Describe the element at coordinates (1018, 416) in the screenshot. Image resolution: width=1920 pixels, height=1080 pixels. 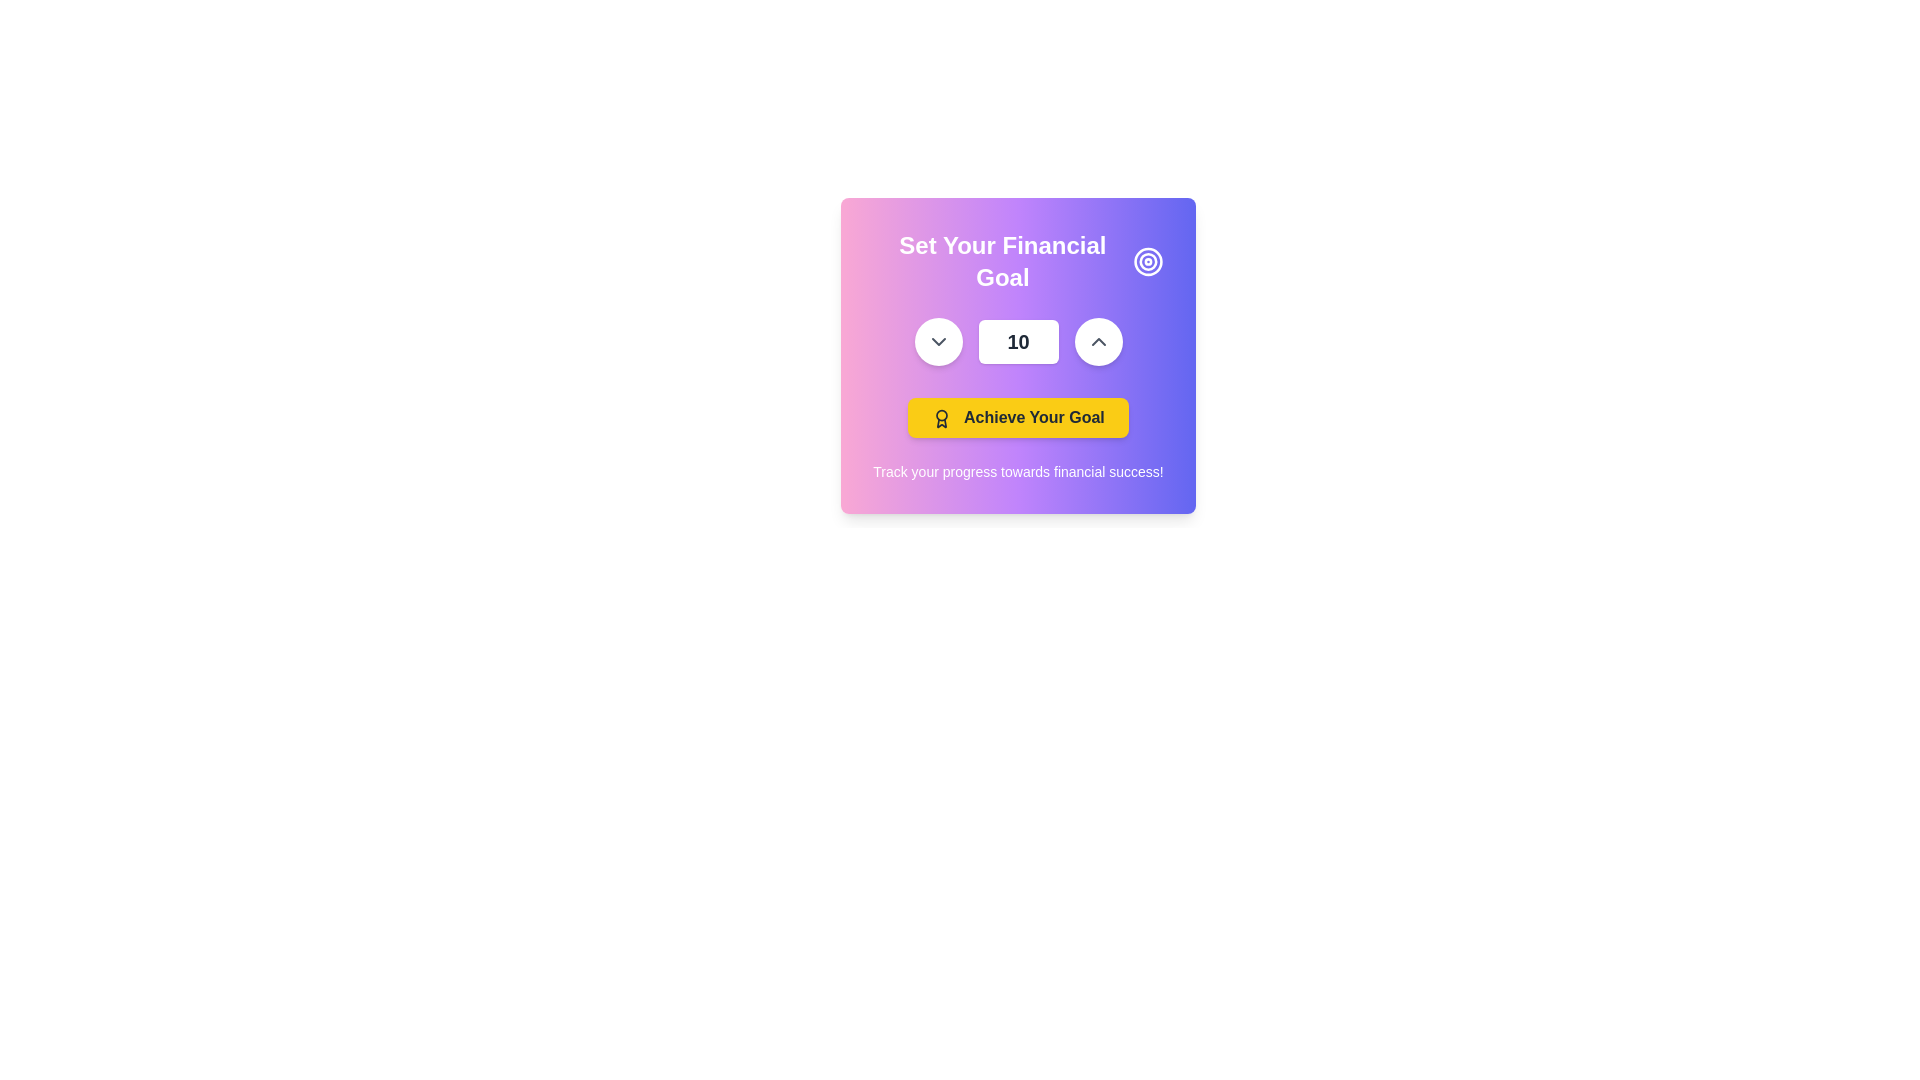
I see `the yellow button labeled 'Achieve Your Goal' with a trophy icon to change its color` at that location.